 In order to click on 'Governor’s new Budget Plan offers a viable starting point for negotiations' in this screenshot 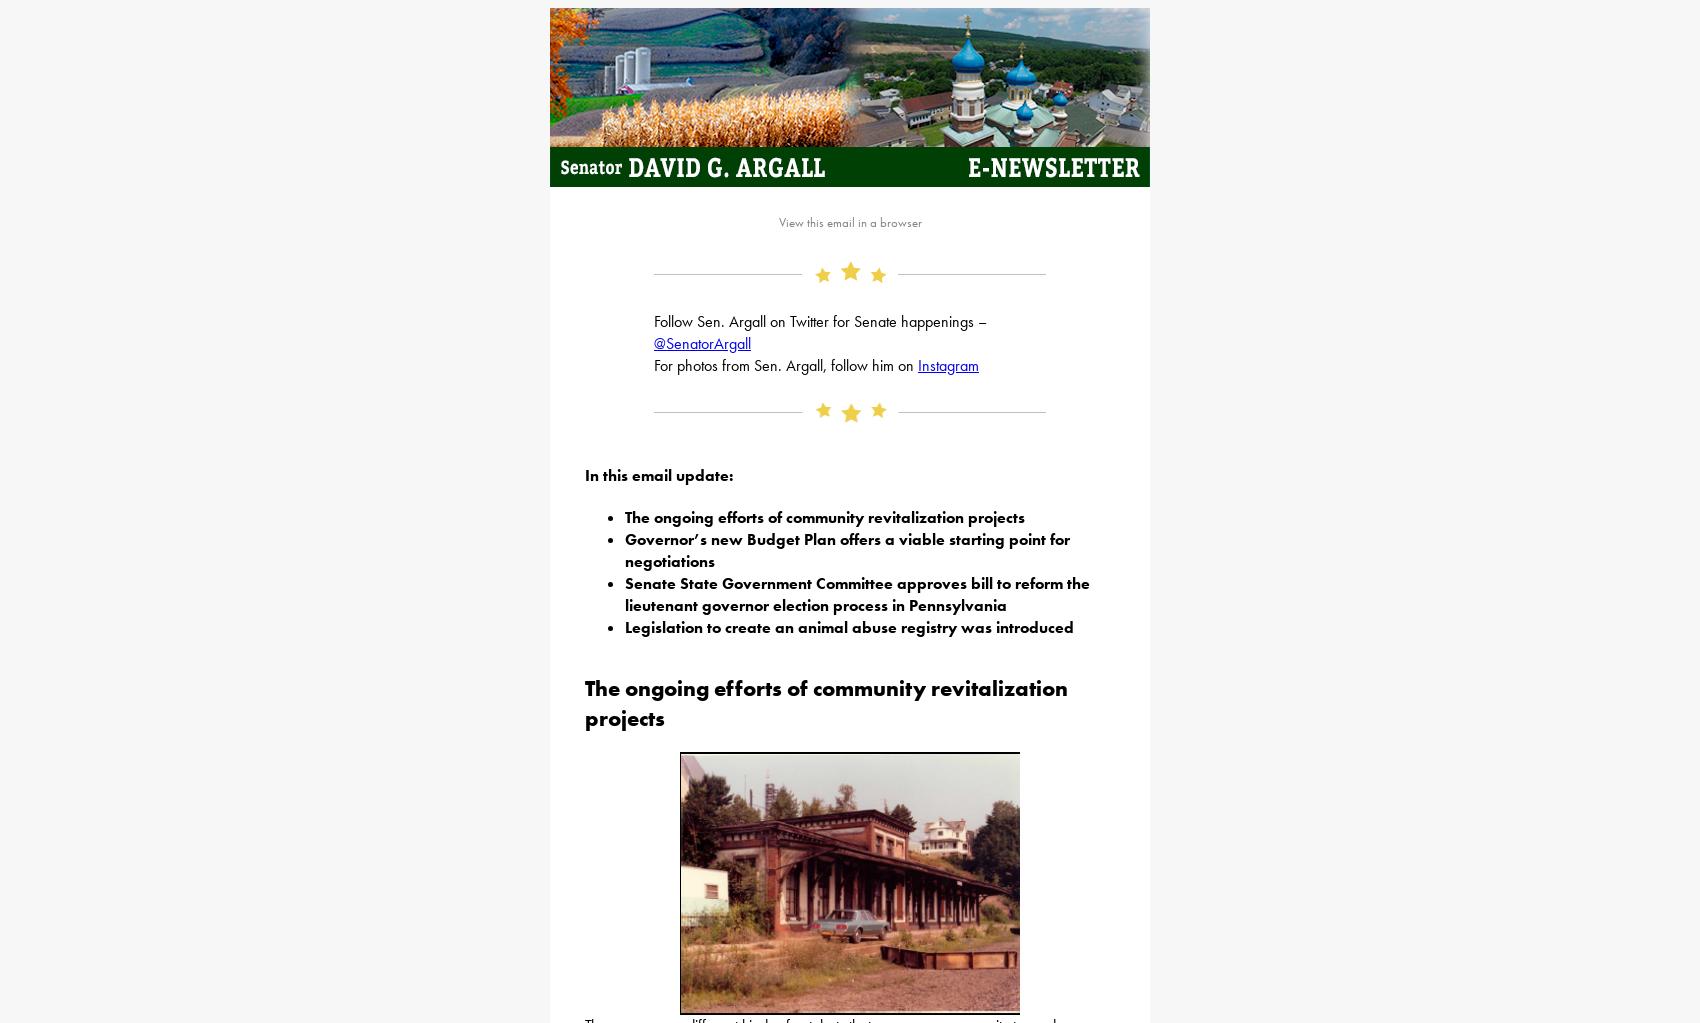, I will do `click(623, 548)`.